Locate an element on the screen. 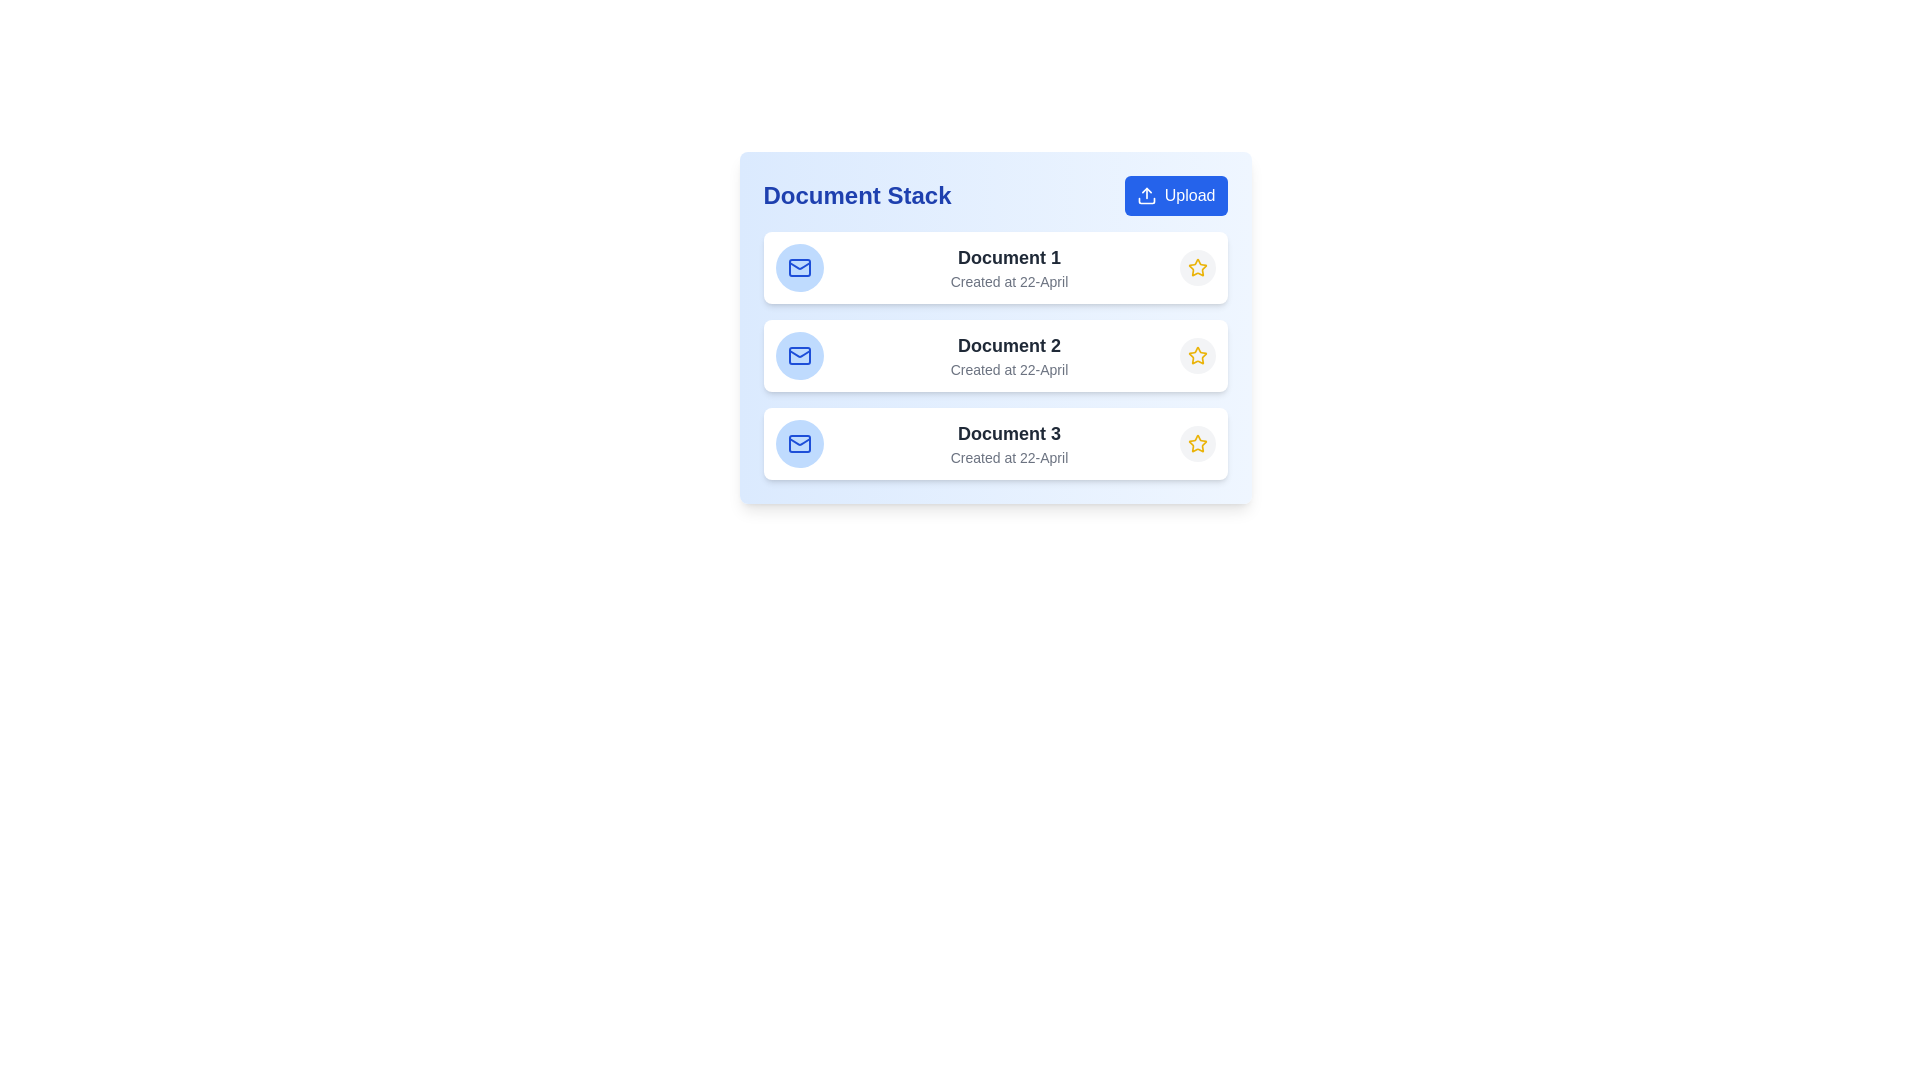 The height and width of the screenshot is (1080, 1920). the static text label that reads 'Document 3', which is the third item in the 'Document Stack' list, positioned between 'Document 2' and its creation date is located at coordinates (1009, 433).